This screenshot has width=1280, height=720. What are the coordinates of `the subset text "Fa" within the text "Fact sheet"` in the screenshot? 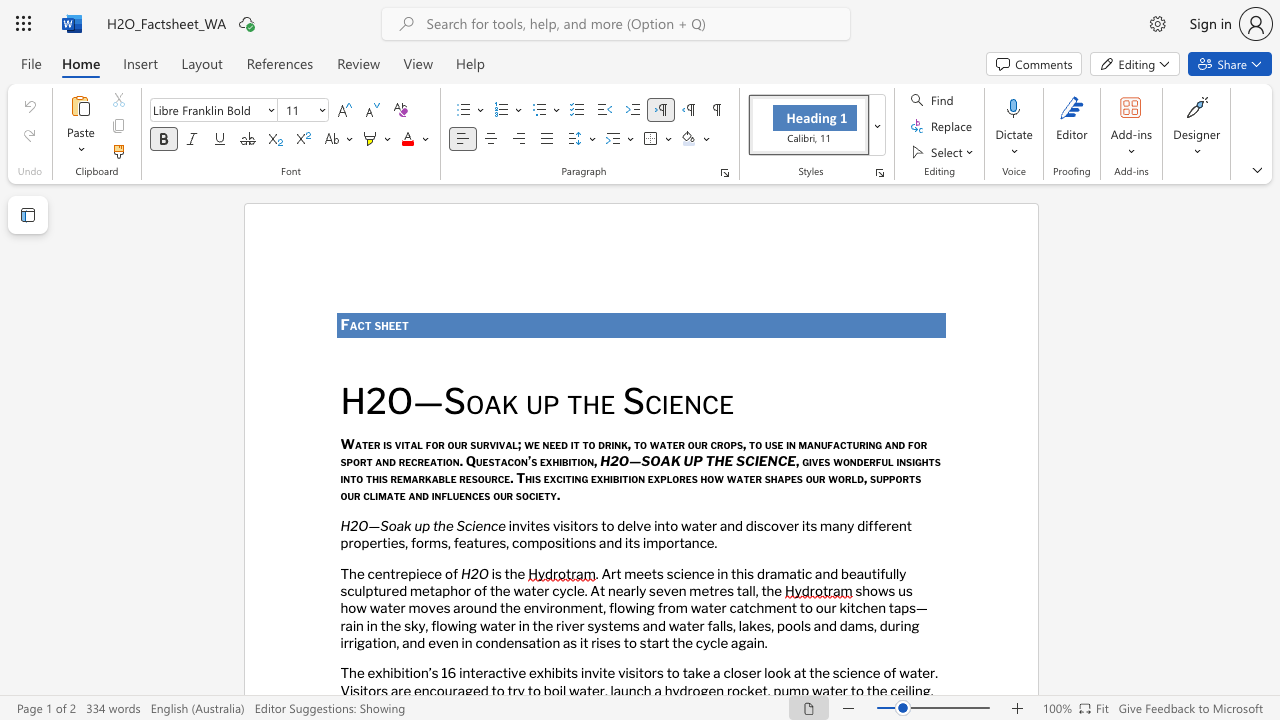 It's located at (340, 324).